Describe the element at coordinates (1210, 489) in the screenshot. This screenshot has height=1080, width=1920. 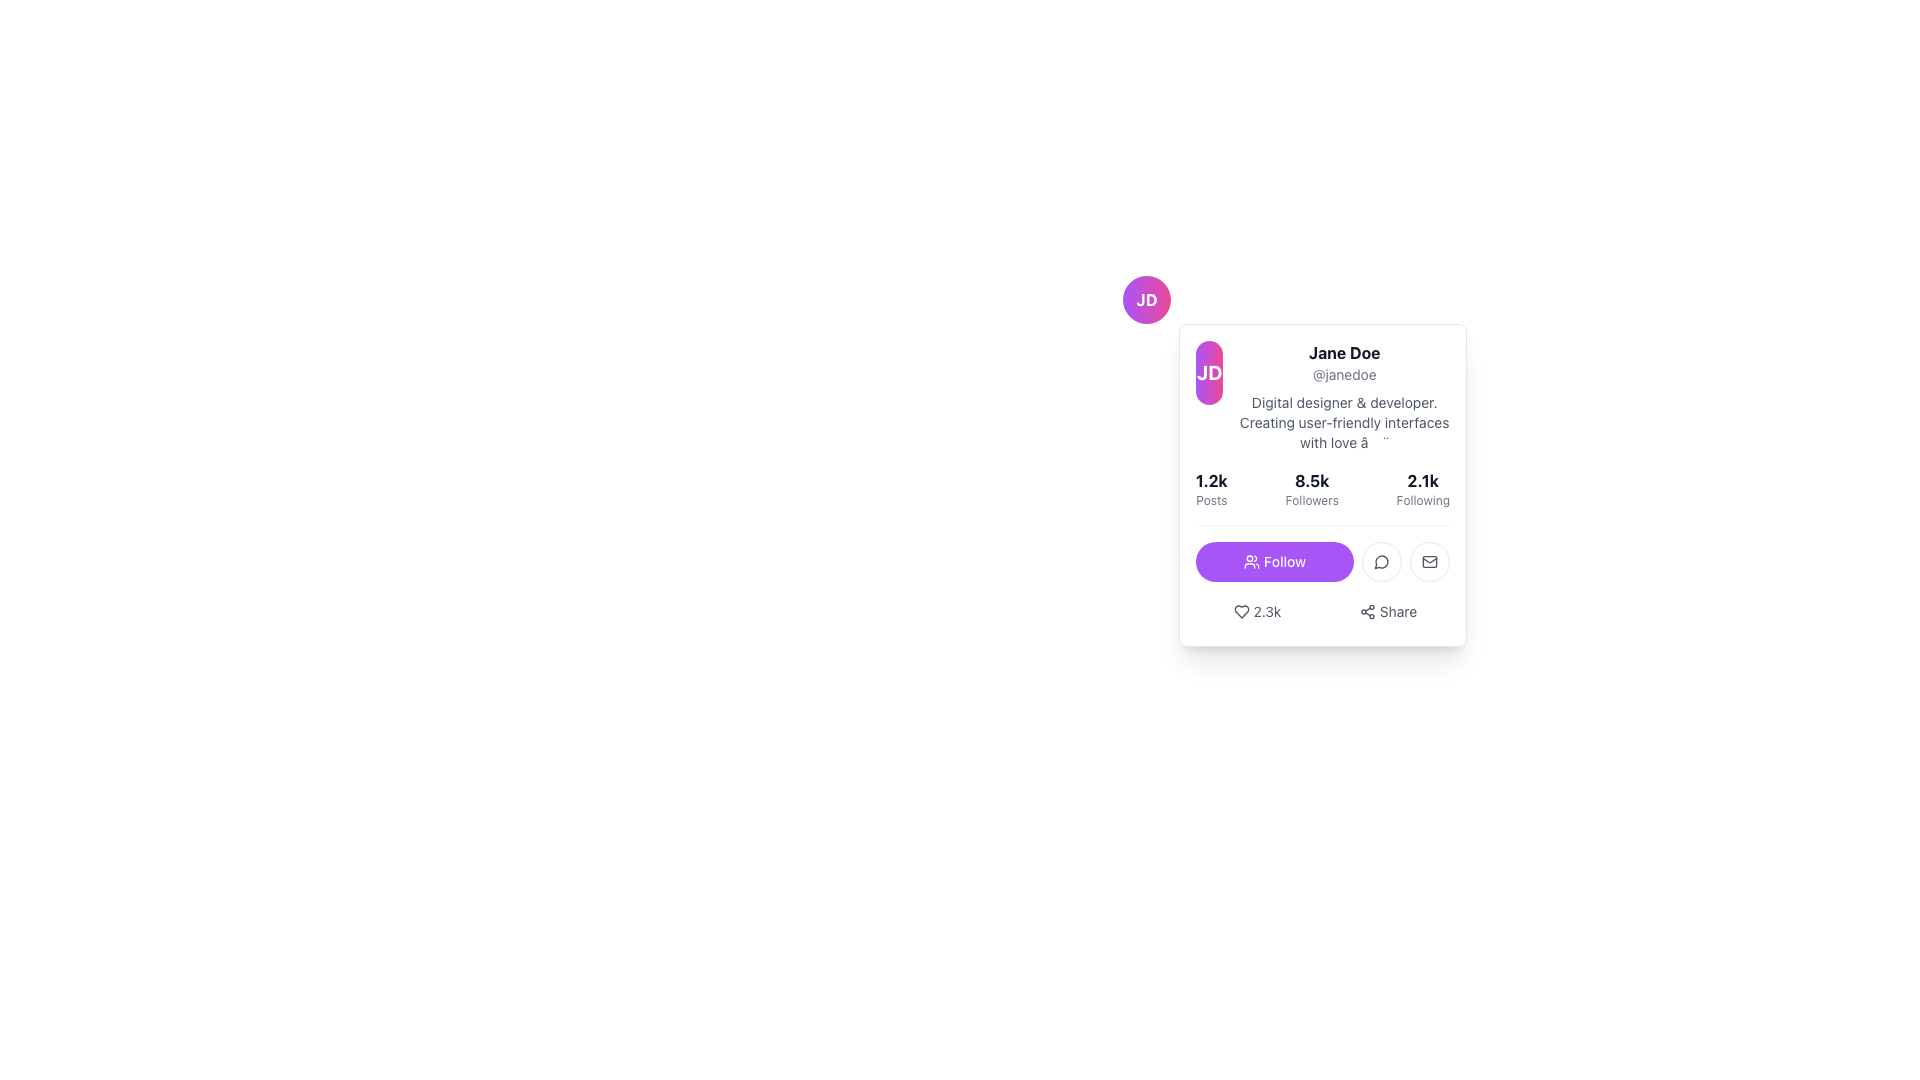
I see `the text display component that shows the count of posts made by the user, which is located to the left of the followers and following counts` at that location.